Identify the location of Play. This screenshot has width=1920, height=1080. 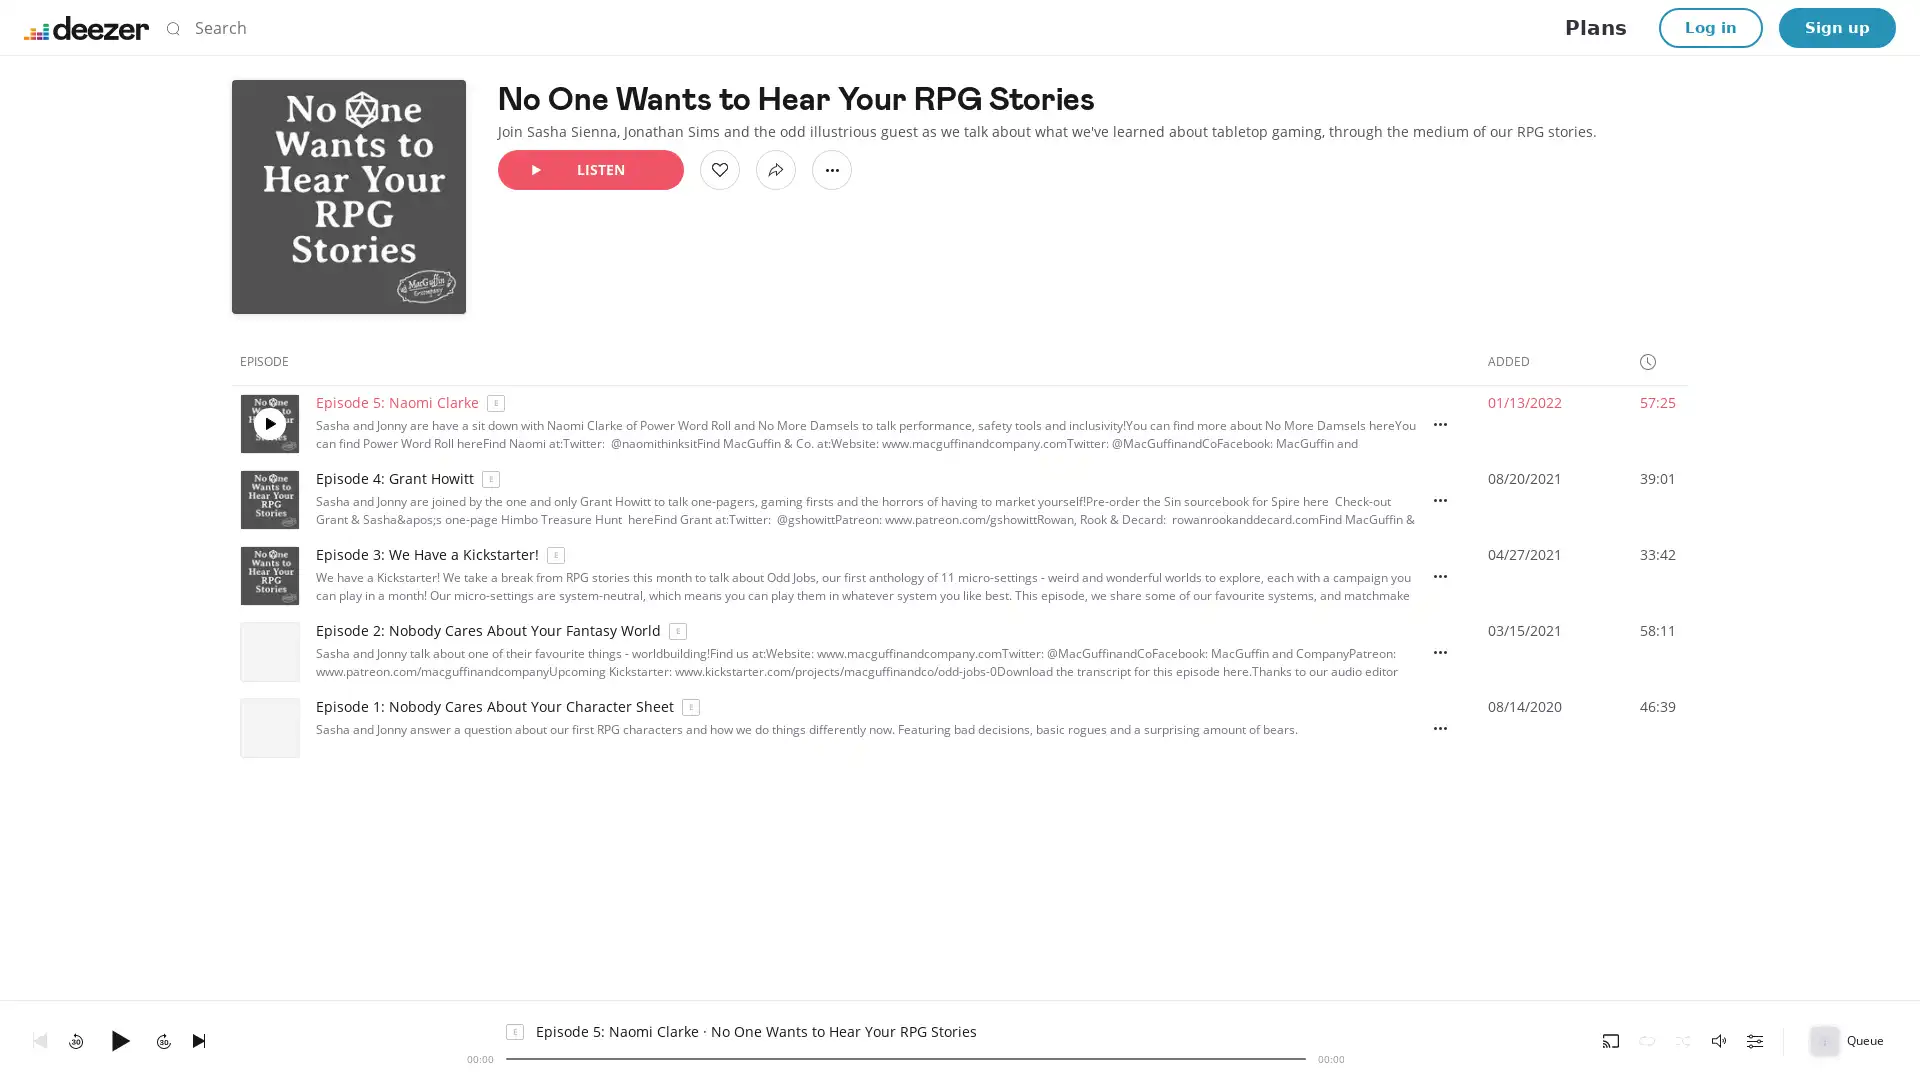
(119, 1039).